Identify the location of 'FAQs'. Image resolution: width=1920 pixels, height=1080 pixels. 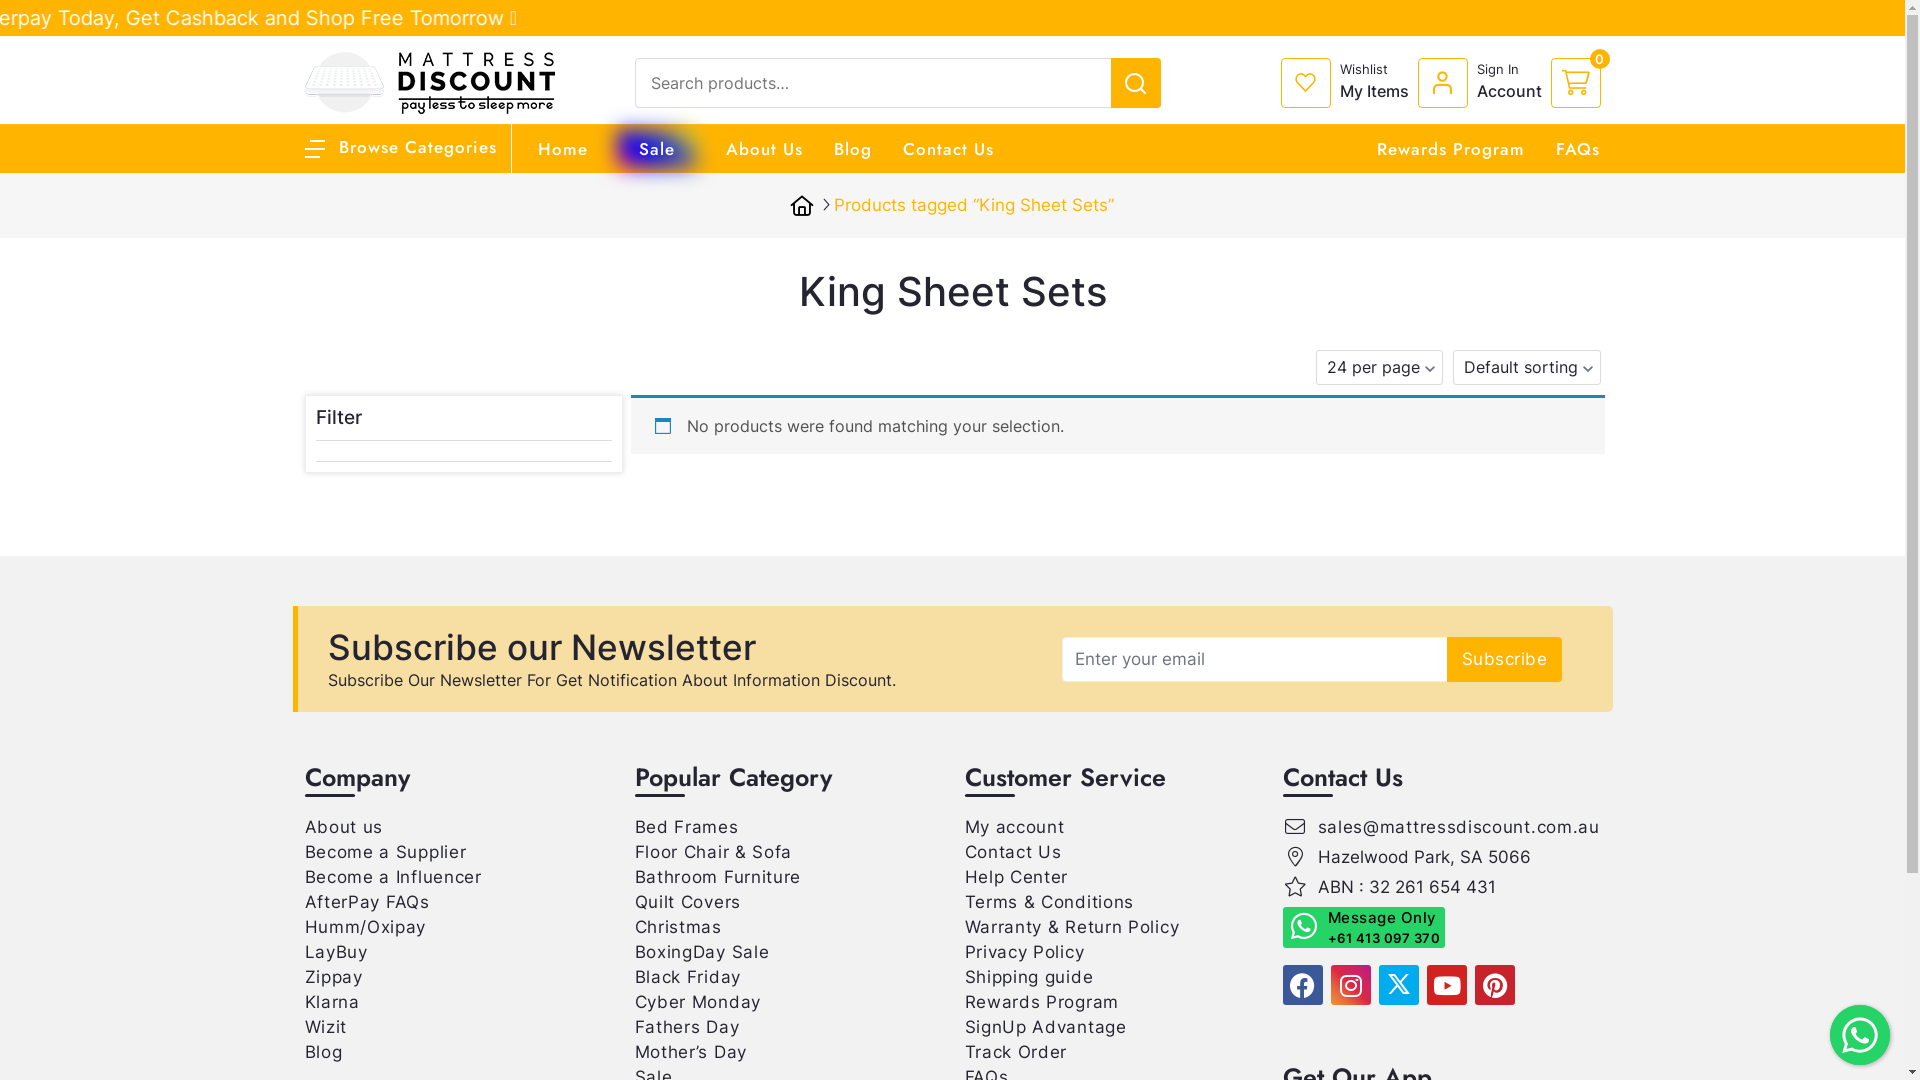
(1577, 148).